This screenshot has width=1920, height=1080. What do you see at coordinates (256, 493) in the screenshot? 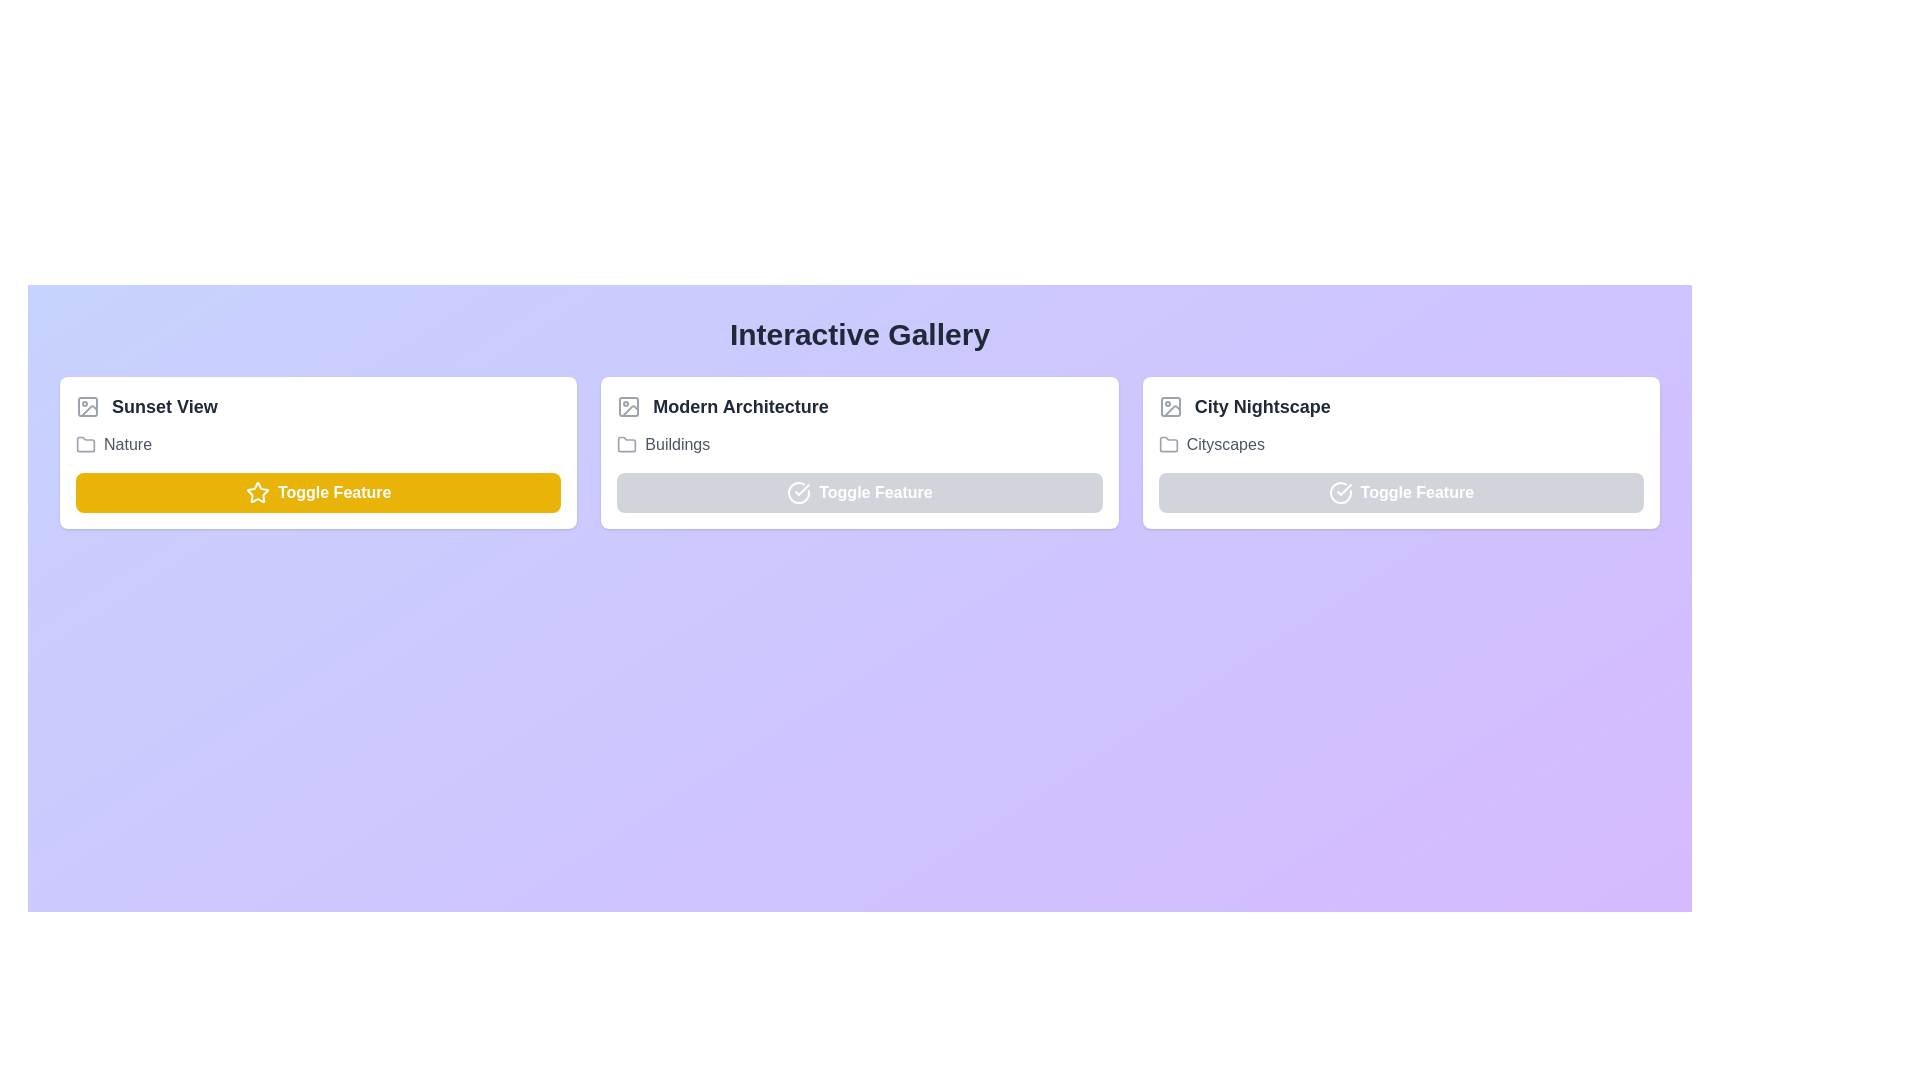
I see `the star-shaped icon adjacent to the 'Toggle Feature' text` at bounding box center [256, 493].